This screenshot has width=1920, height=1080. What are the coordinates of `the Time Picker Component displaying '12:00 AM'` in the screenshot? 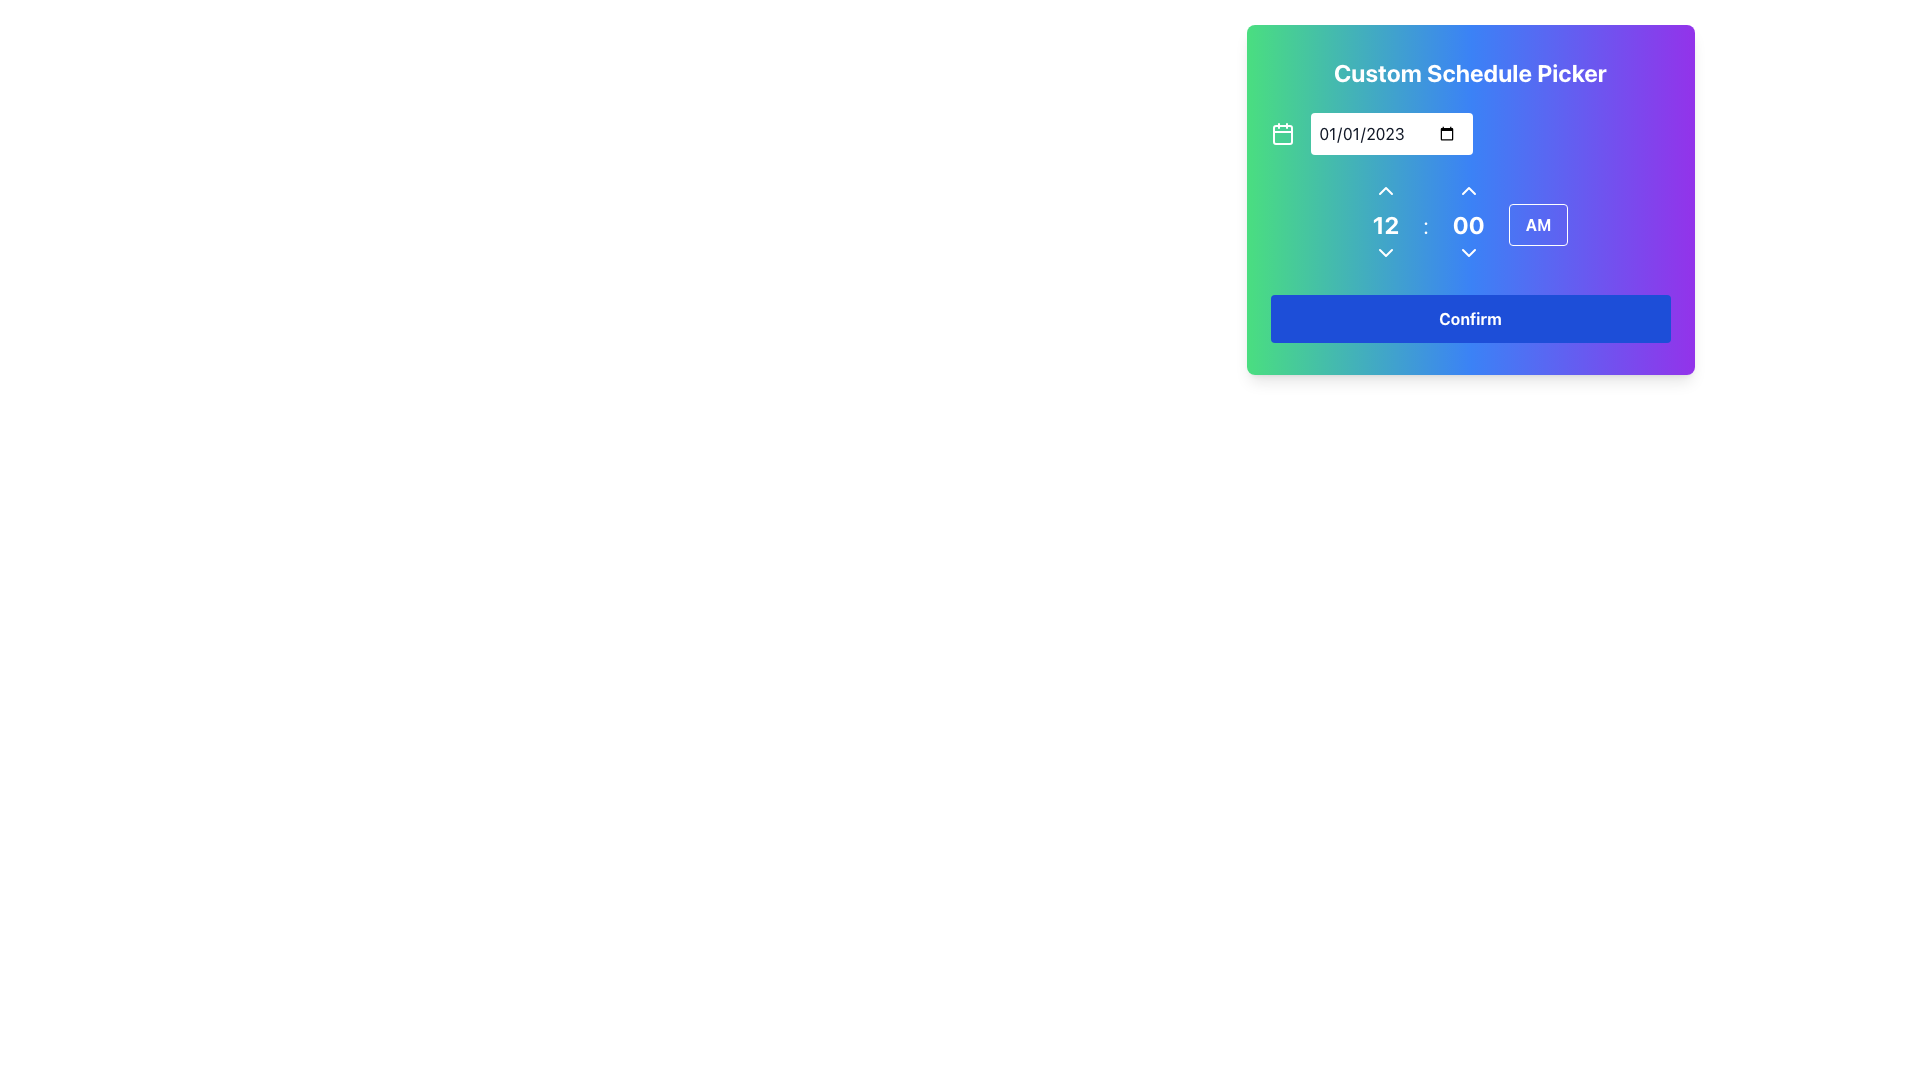 It's located at (1470, 224).